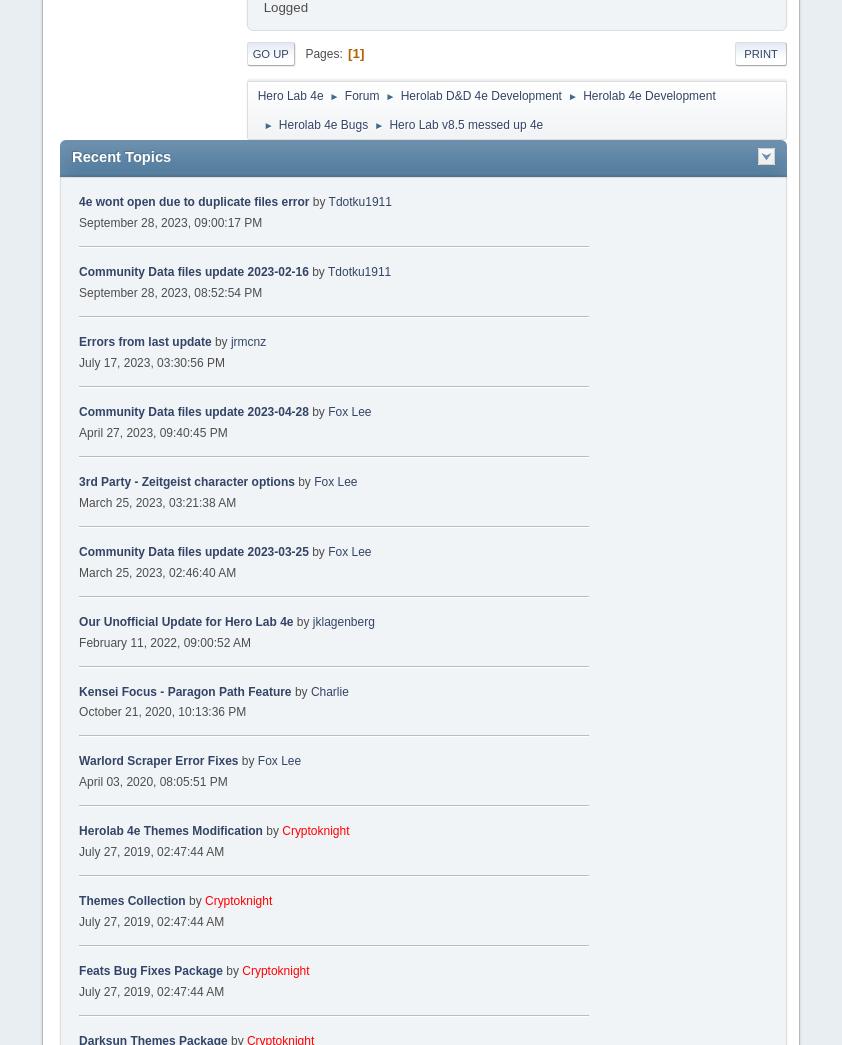 The height and width of the screenshot is (1045, 842). What do you see at coordinates (156, 501) in the screenshot?
I see `'March 25, 2023, 03:21:38 AM'` at bounding box center [156, 501].